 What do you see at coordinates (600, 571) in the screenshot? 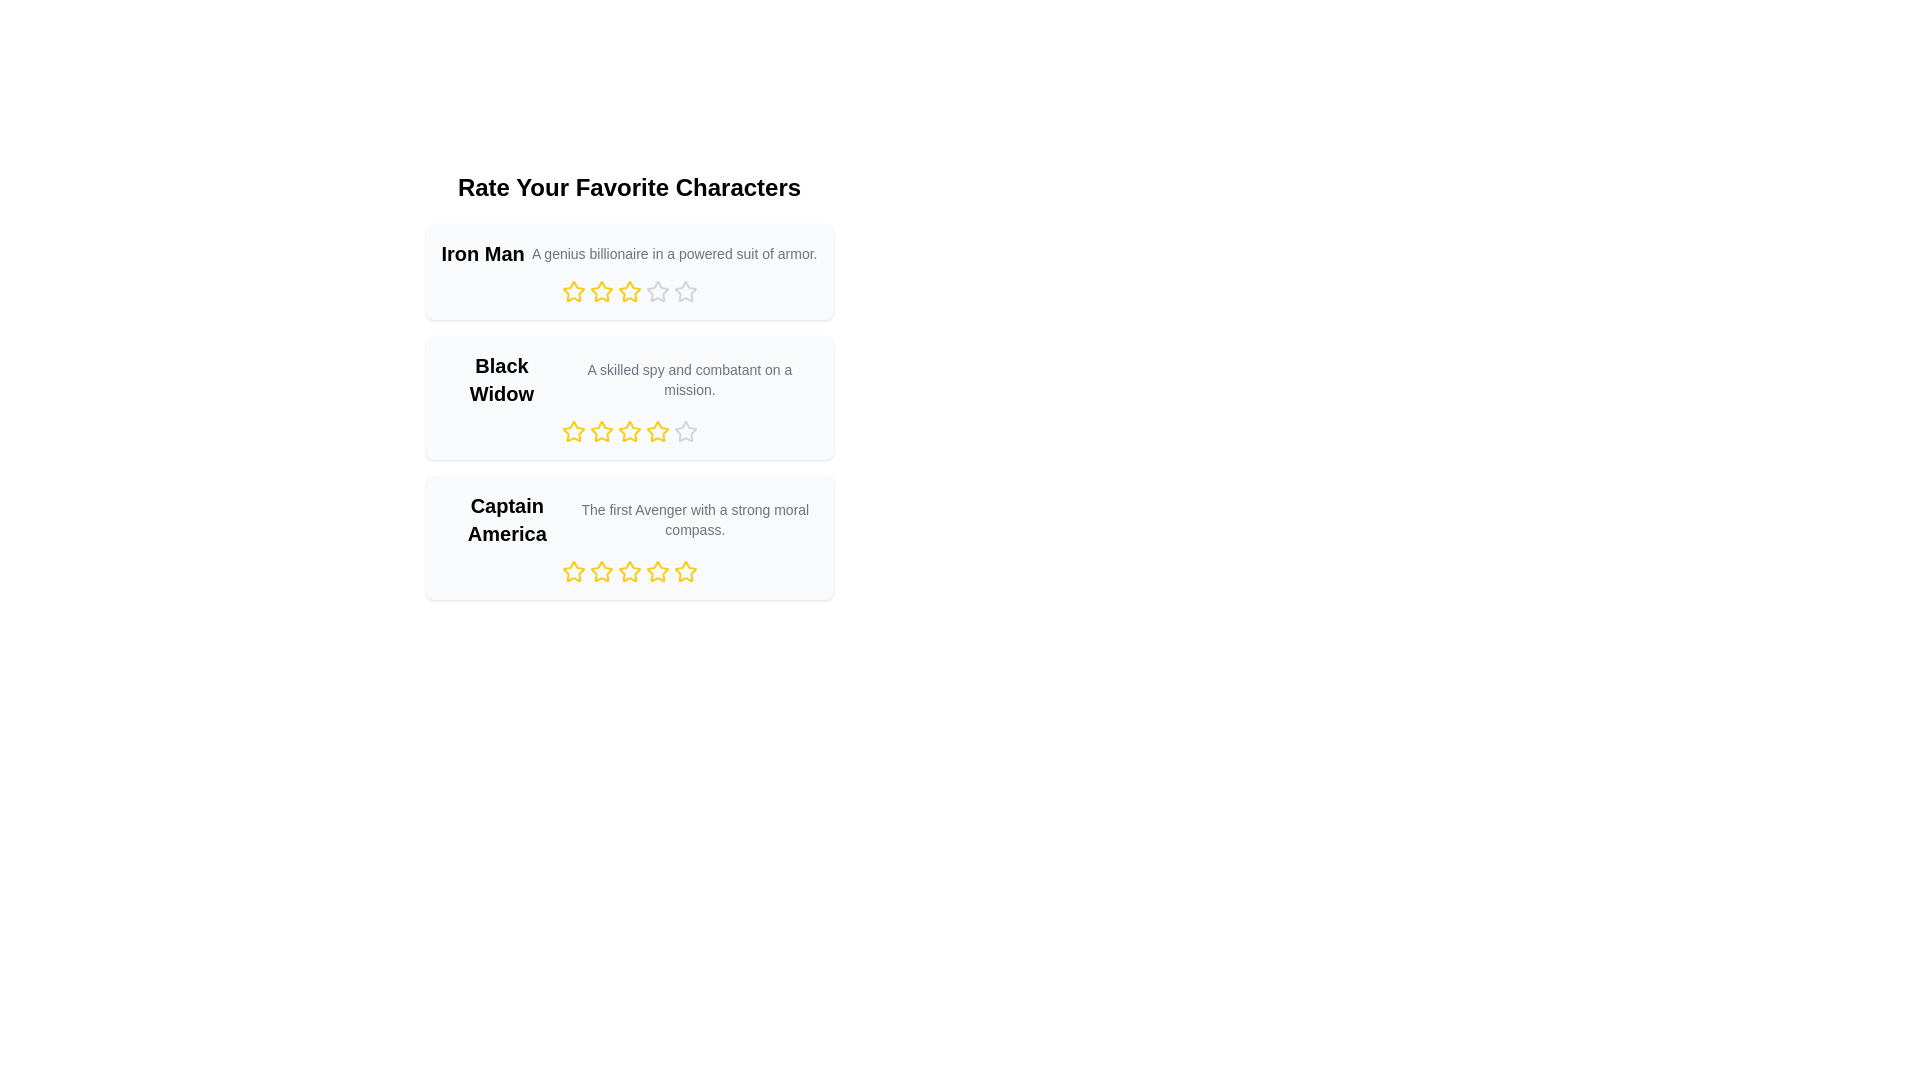
I see `the first star icon with a yellow outline and white fill in the rating section for 'Captain America' to set a one-star rating` at bounding box center [600, 571].